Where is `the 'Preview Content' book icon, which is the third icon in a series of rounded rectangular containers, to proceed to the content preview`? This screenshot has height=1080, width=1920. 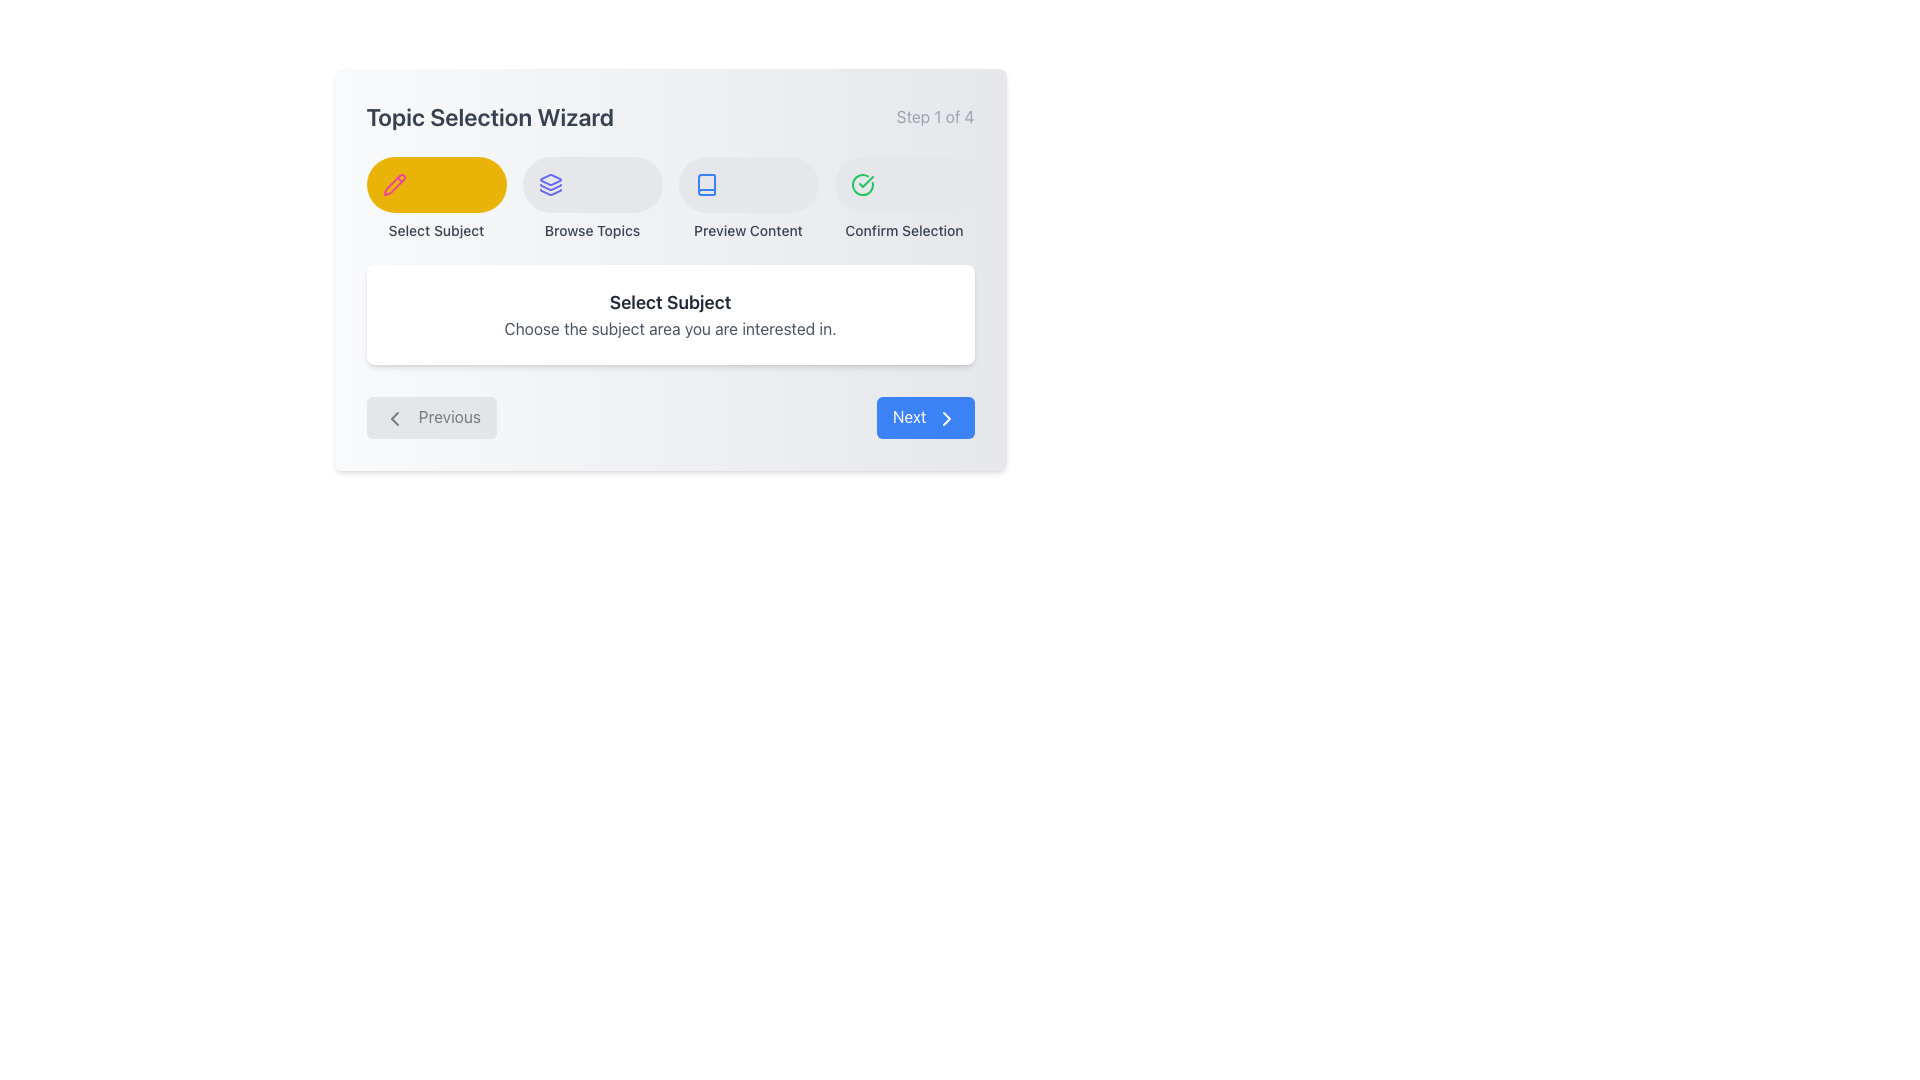 the 'Preview Content' book icon, which is the third icon in a series of rounded rectangular containers, to proceed to the content preview is located at coordinates (706, 185).